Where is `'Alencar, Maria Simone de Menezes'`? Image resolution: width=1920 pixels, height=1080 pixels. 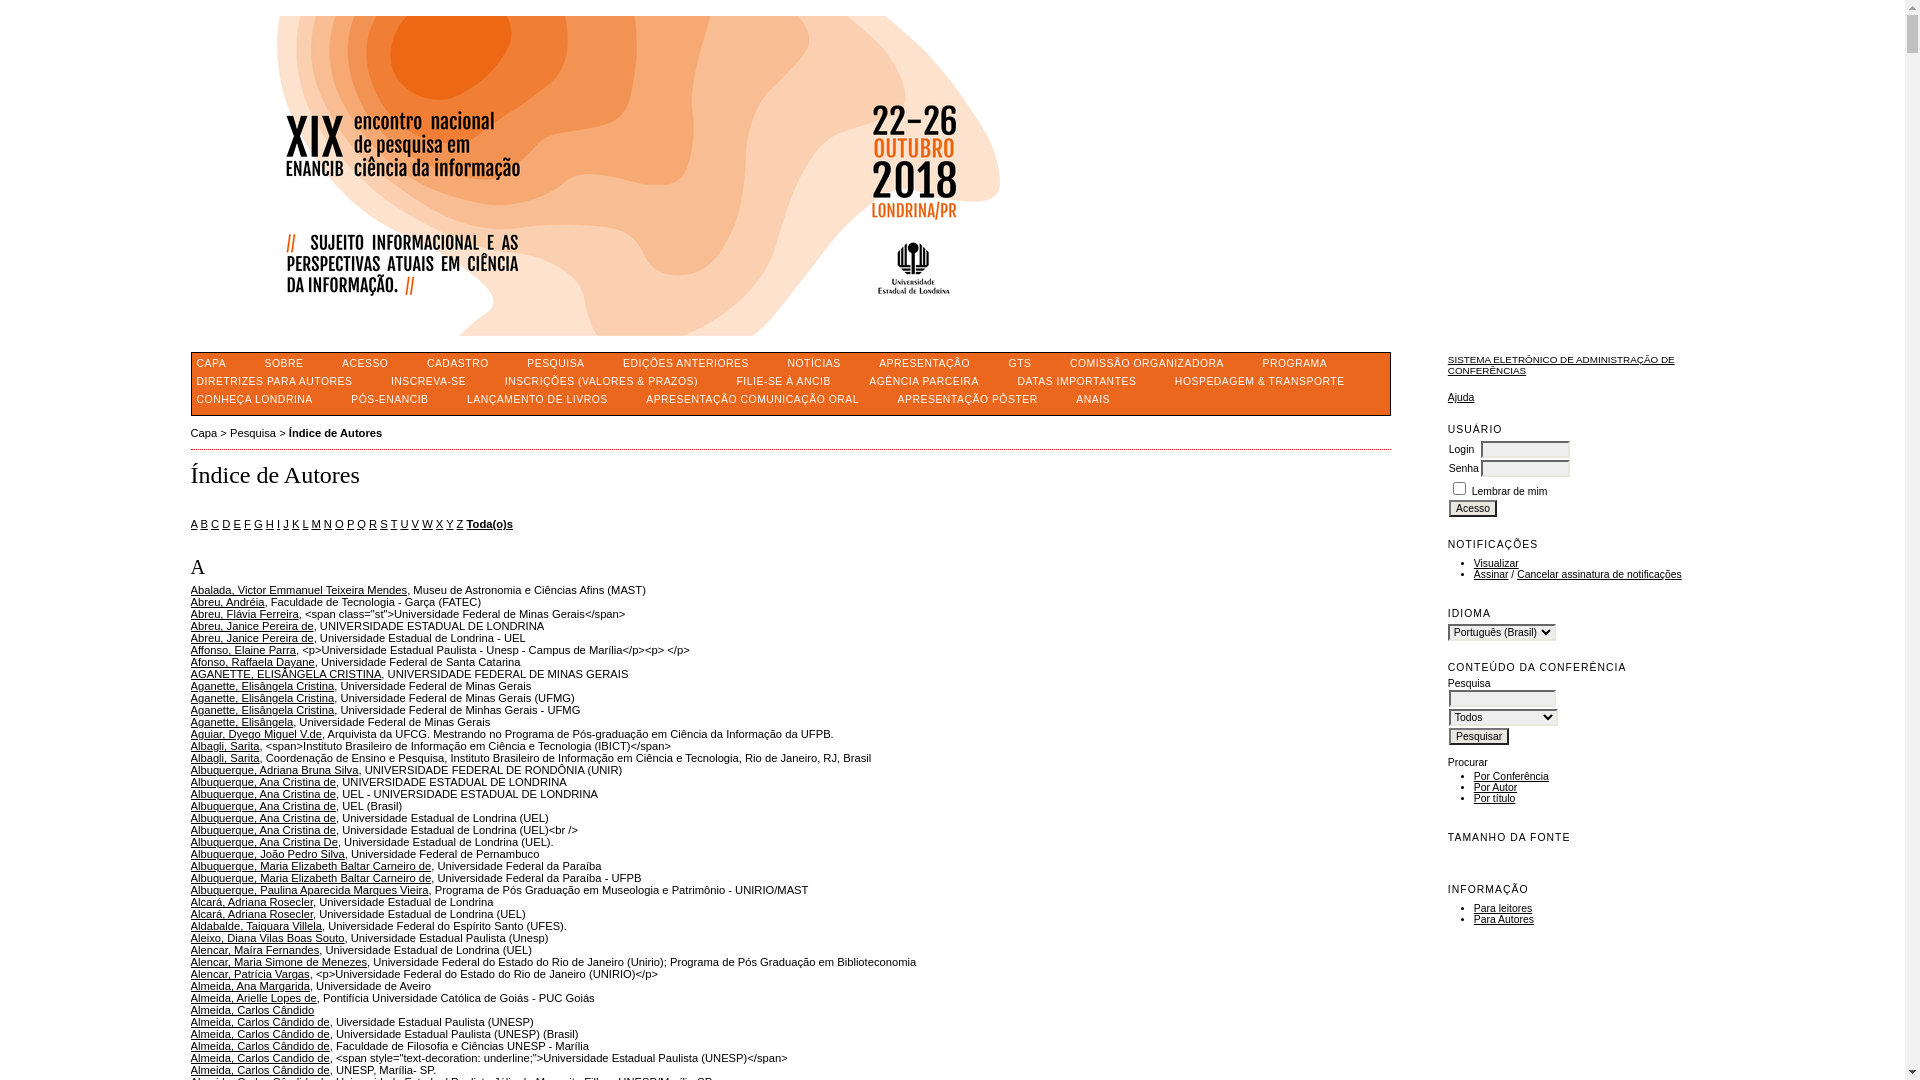 'Alencar, Maria Simone de Menezes' is located at coordinates (277, 960).